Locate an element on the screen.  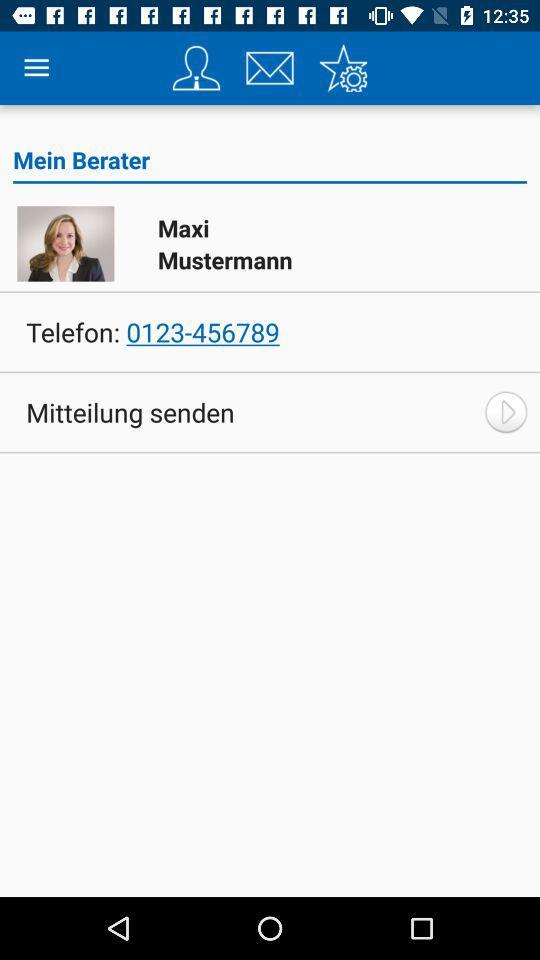
your profile is located at coordinates (196, 68).